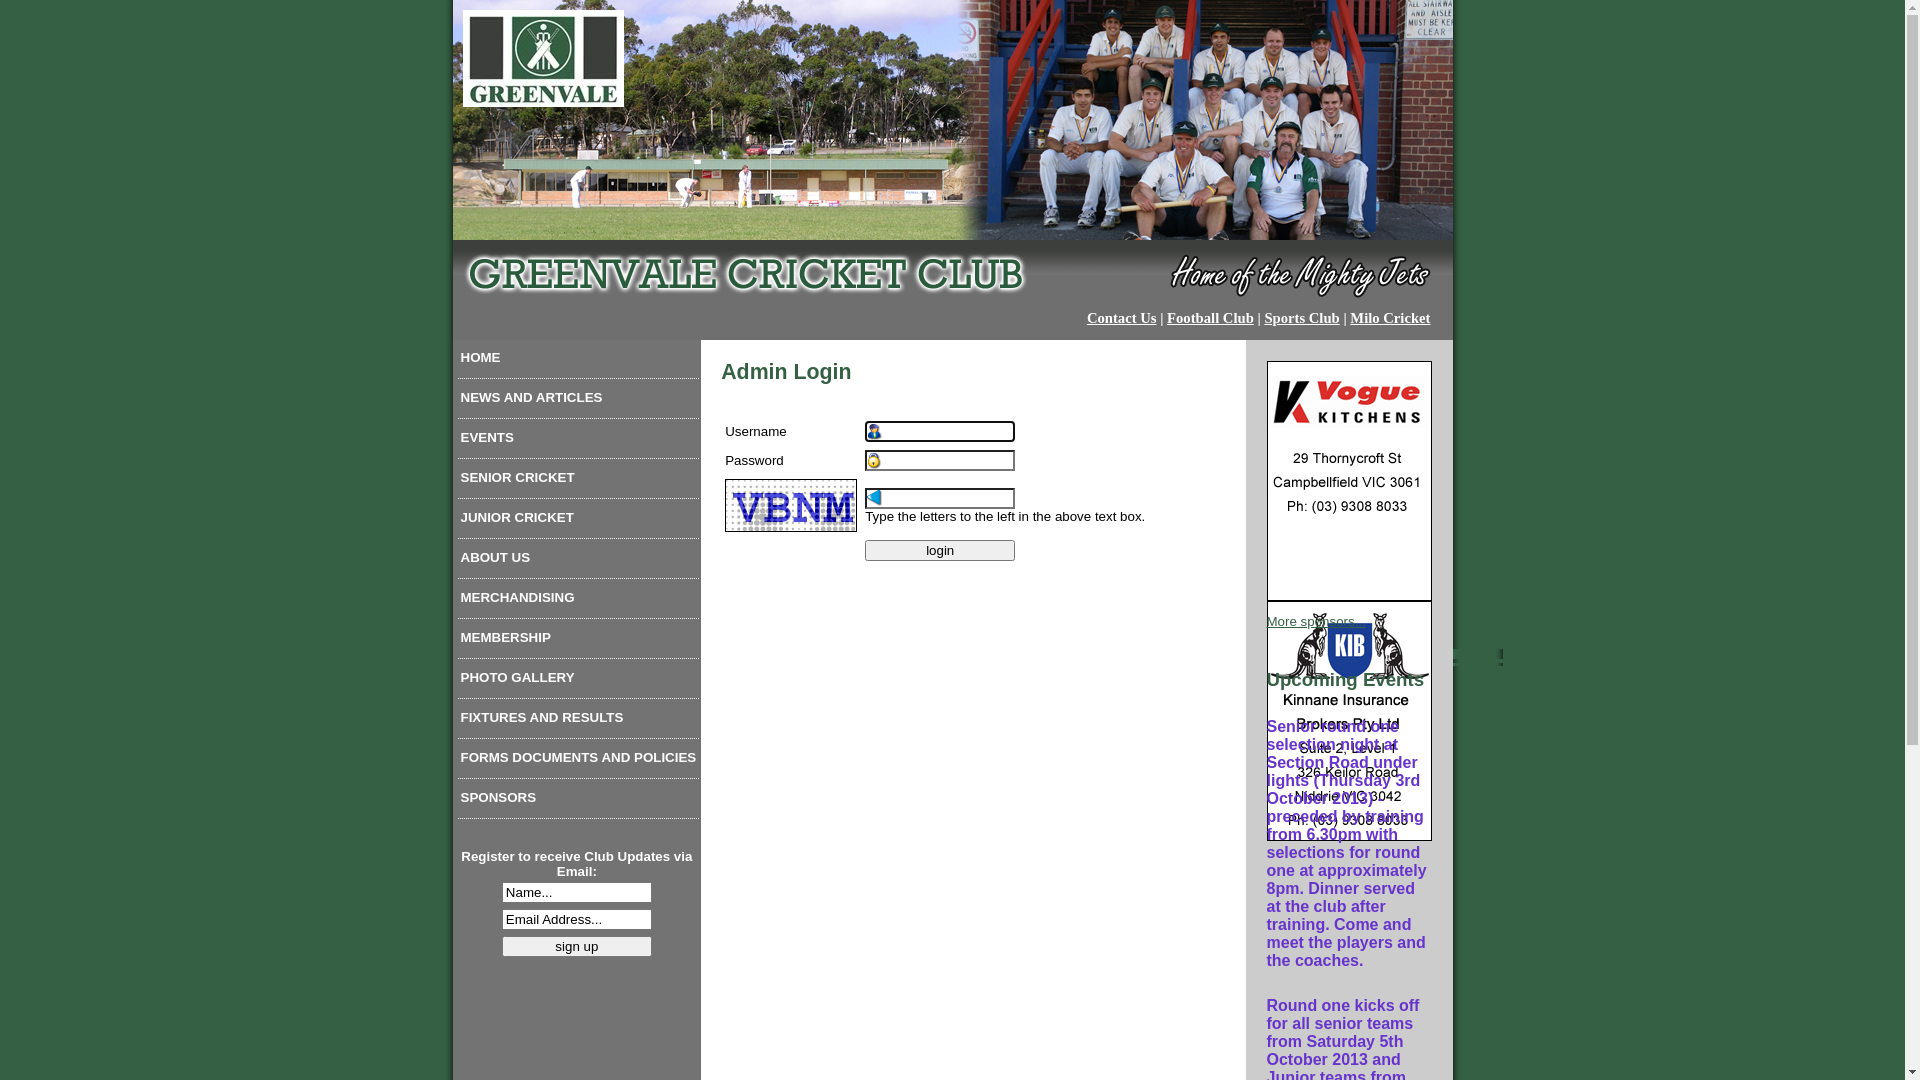 The image size is (1920, 1080). Describe the element at coordinates (575, 945) in the screenshot. I see `'sign up'` at that location.